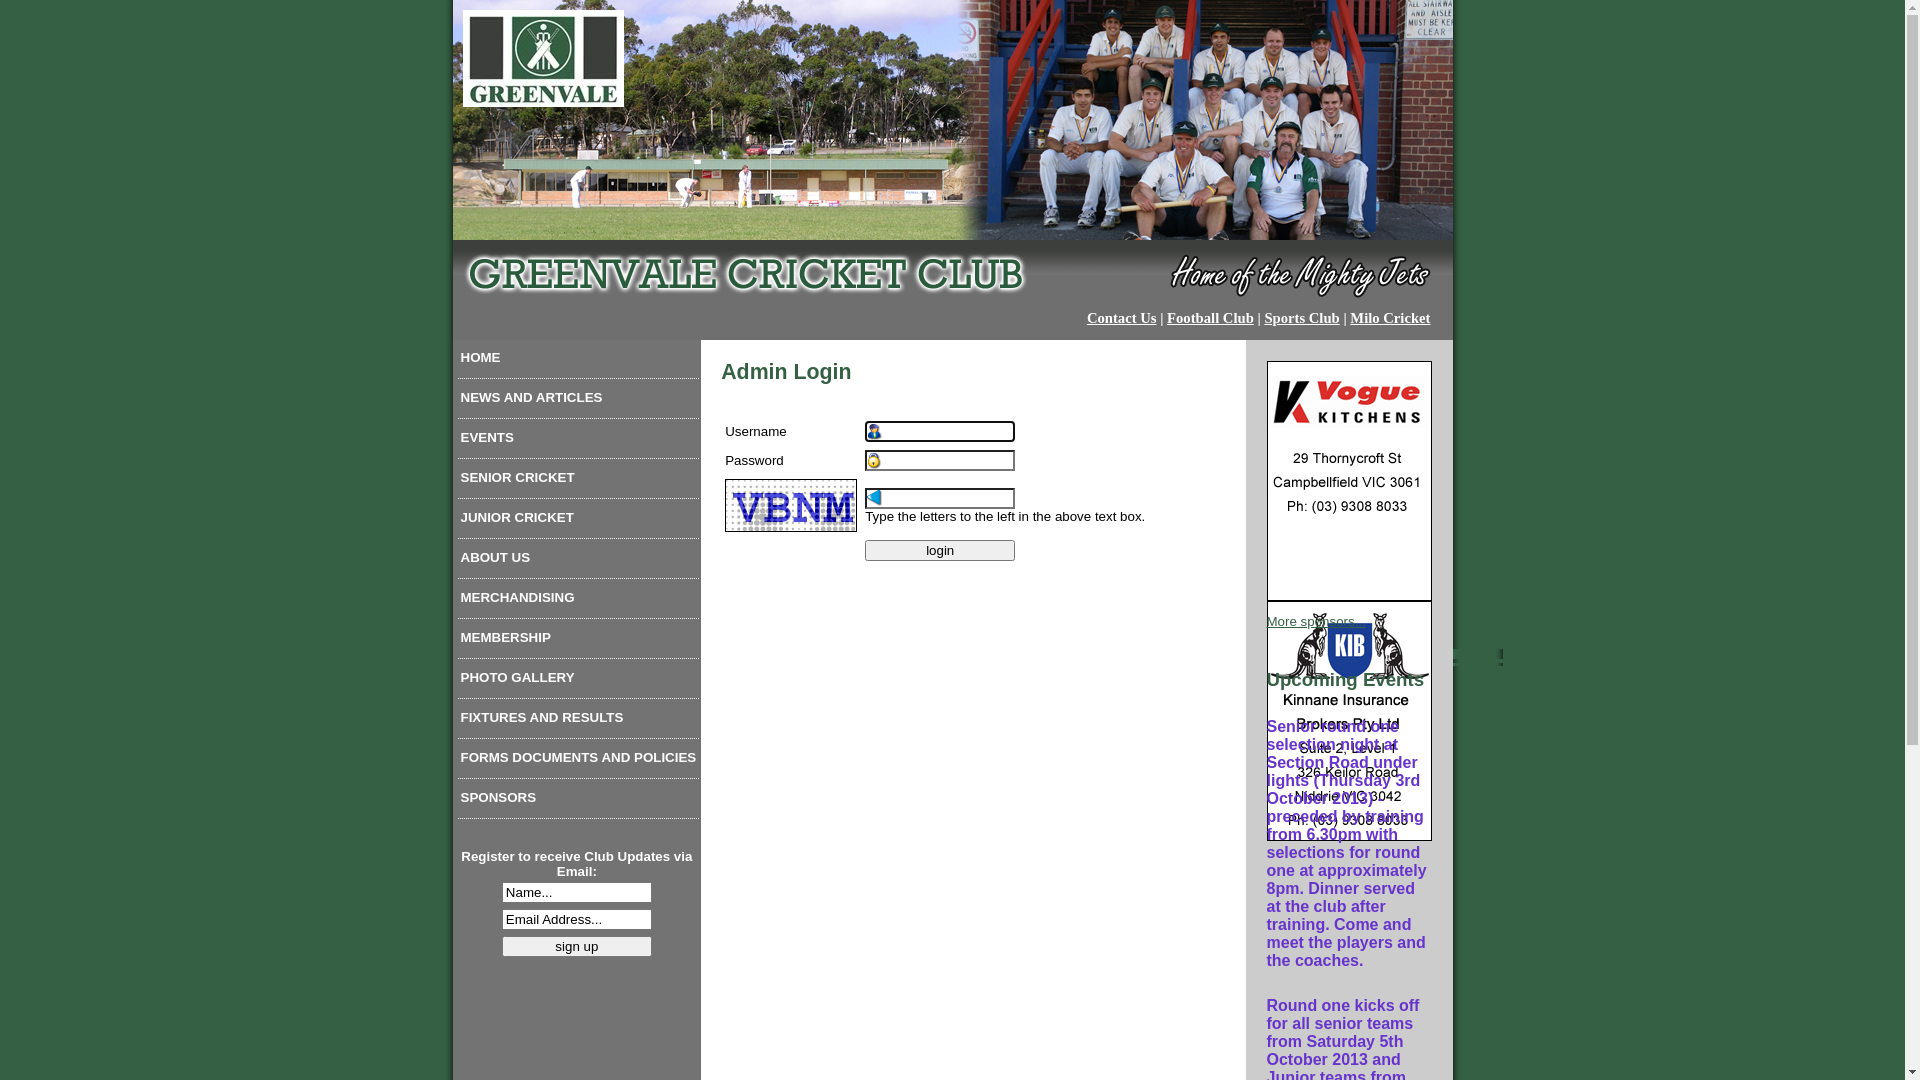 The image size is (1920, 1080). Describe the element at coordinates (575, 945) in the screenshot. I see `'sign up'` at that location.